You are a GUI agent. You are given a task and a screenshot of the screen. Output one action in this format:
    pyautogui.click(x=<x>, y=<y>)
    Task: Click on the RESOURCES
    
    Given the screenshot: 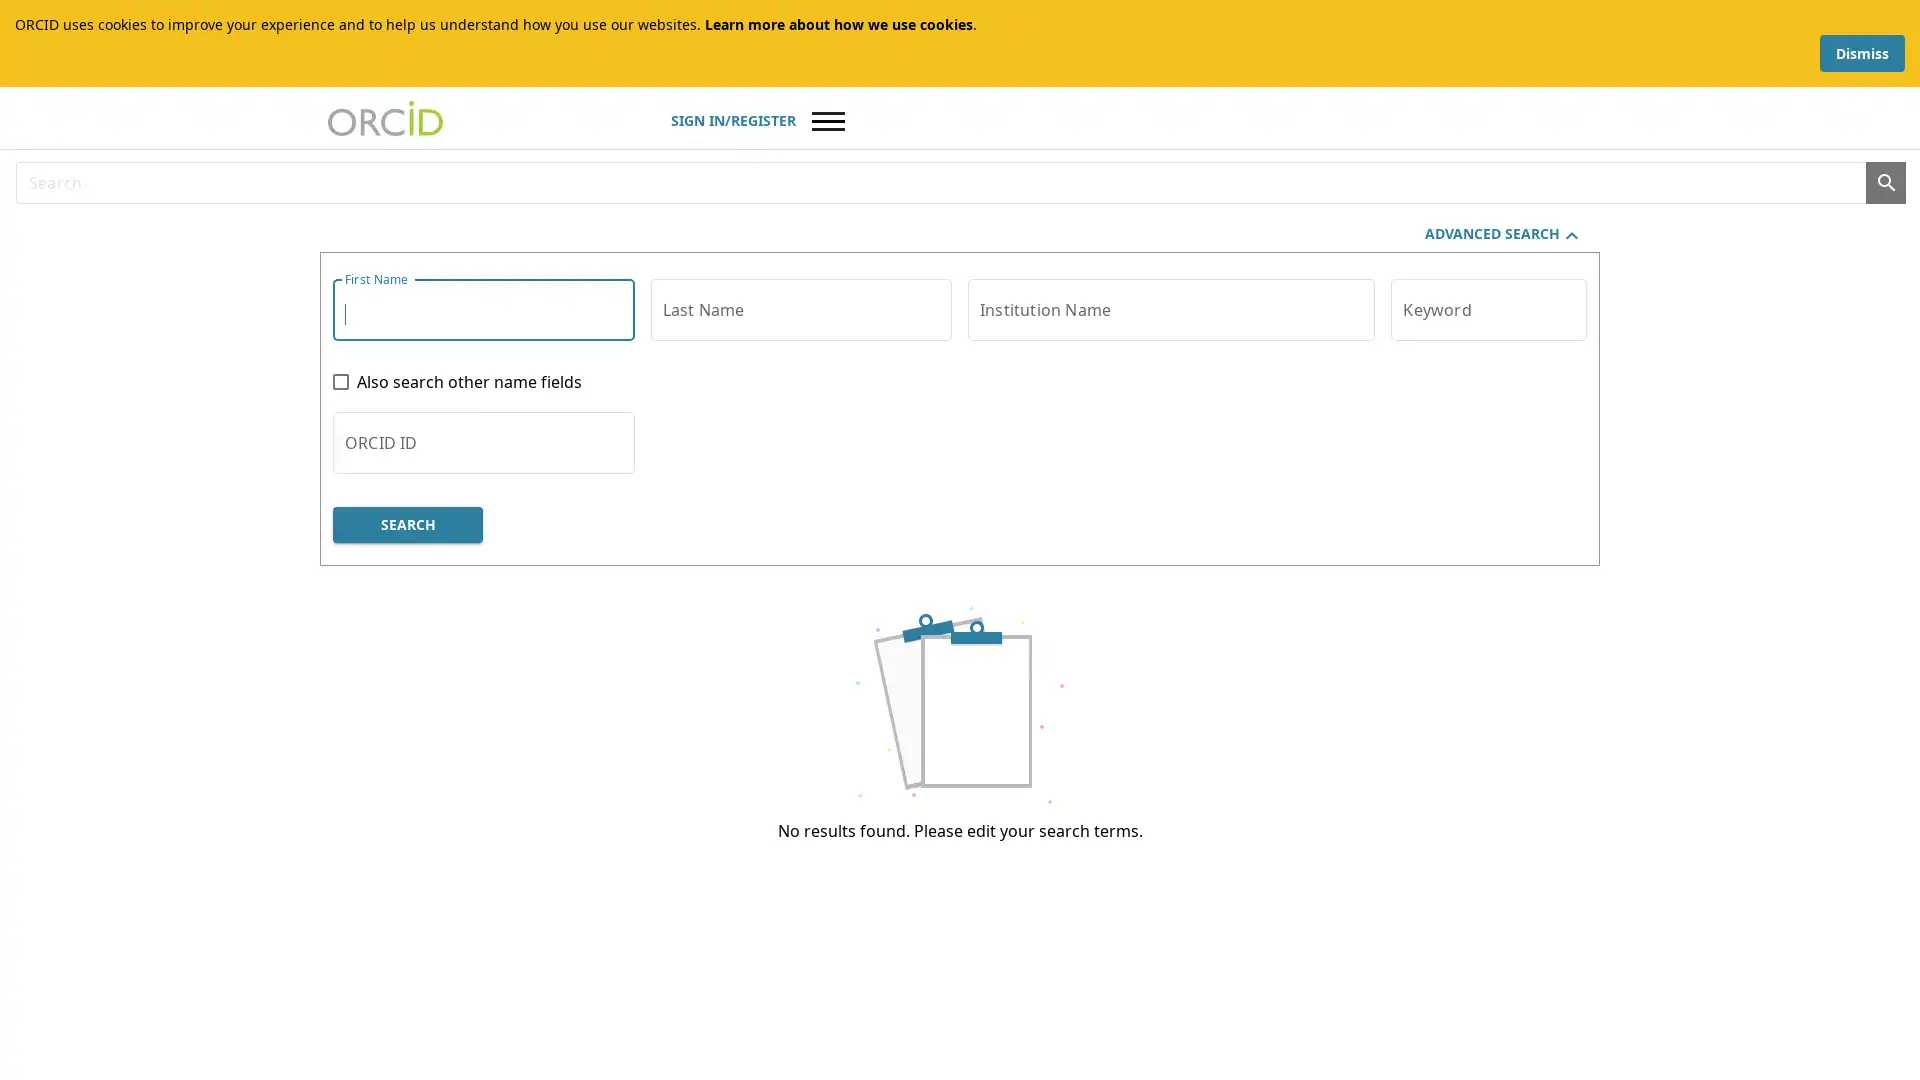 What is the action you would take?
    pyautogui.click(x=1077, y=226)
    